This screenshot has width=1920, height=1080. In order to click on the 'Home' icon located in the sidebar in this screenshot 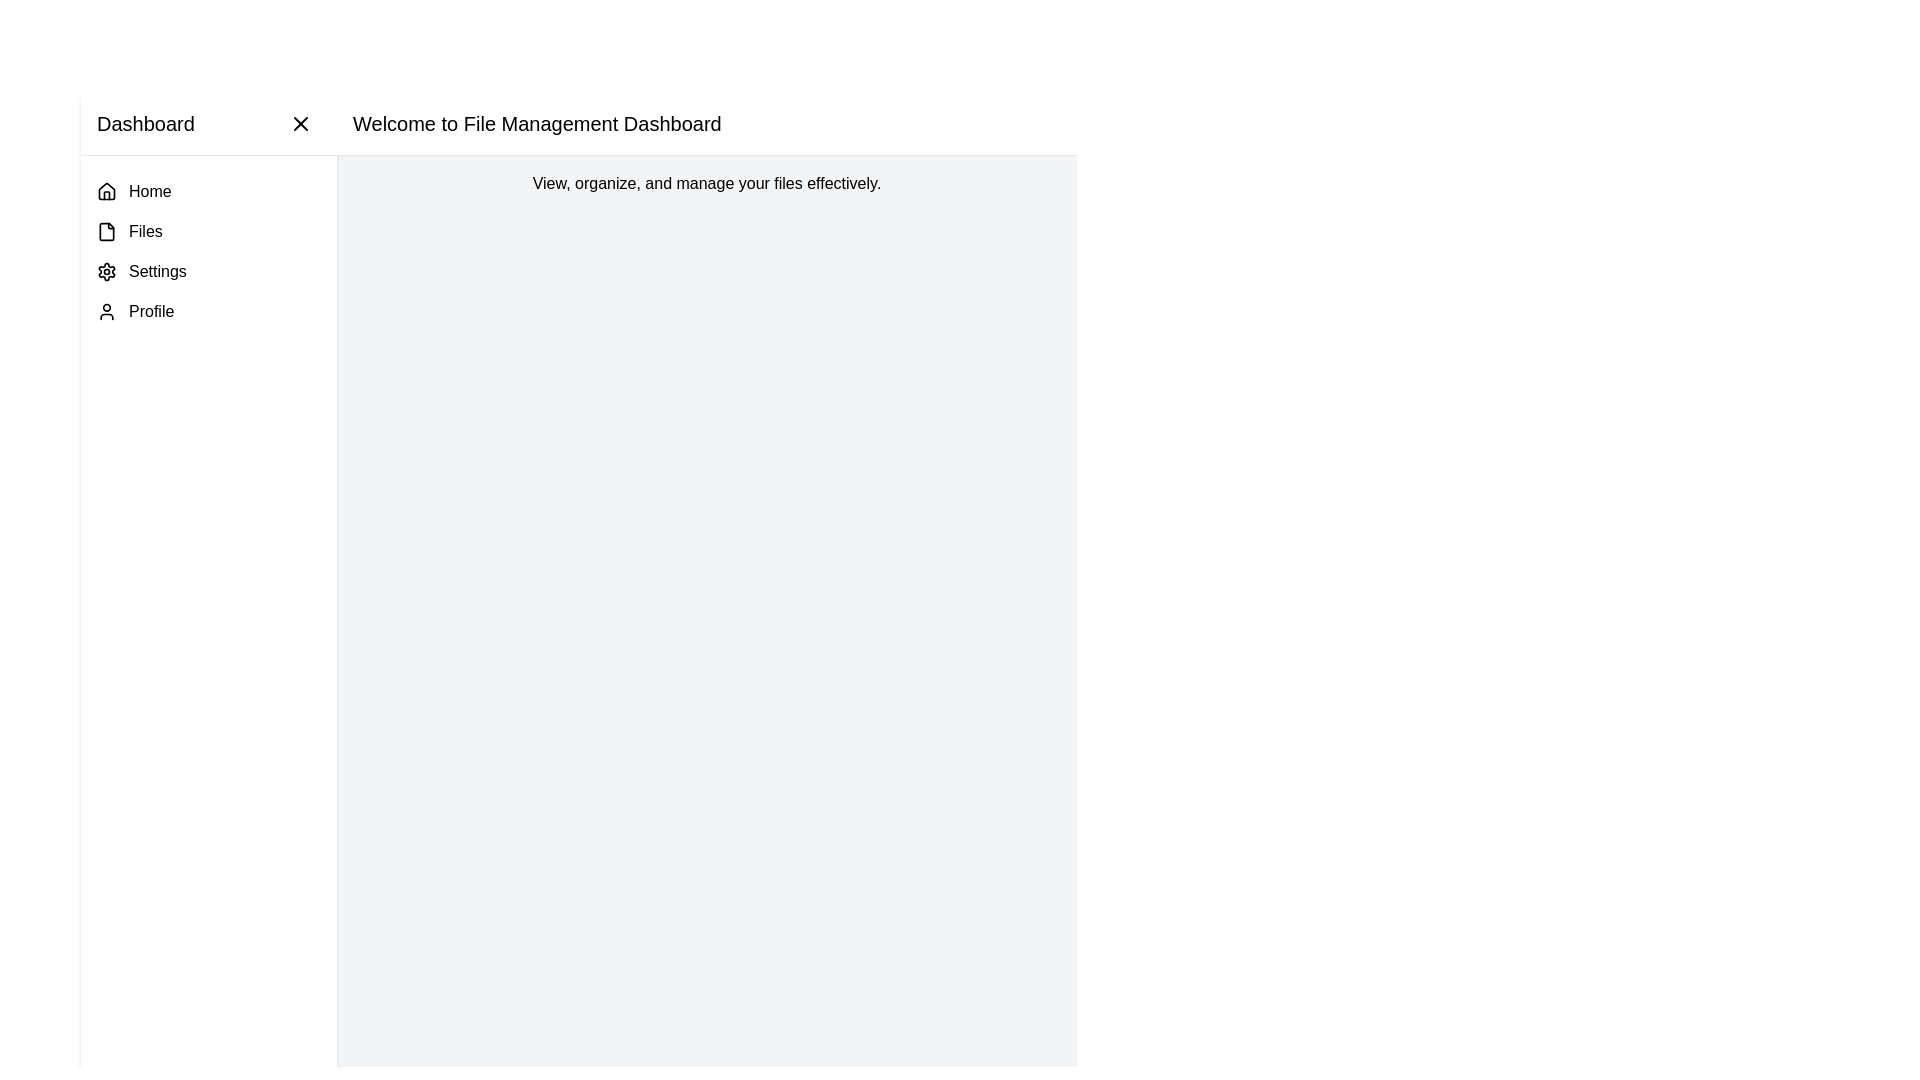, I will do `click(105, 192)`.